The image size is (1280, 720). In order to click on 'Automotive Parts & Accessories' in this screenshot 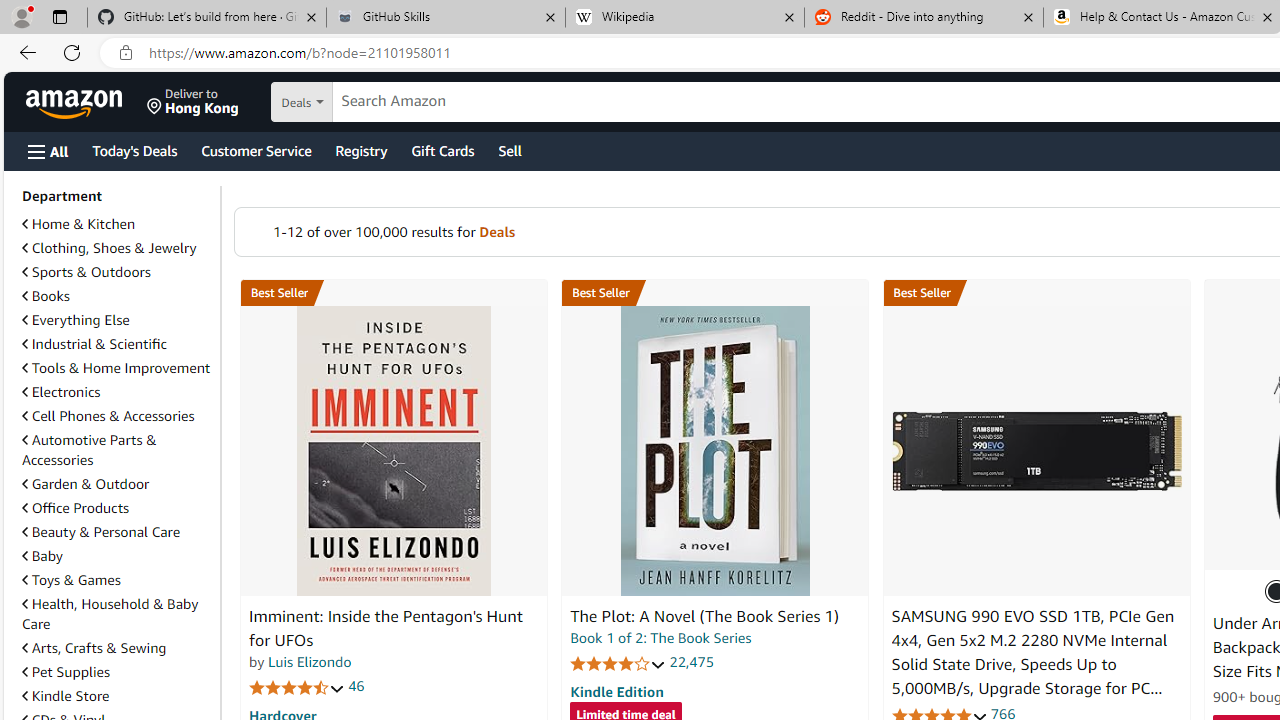, I will do `click(88, 450)`.